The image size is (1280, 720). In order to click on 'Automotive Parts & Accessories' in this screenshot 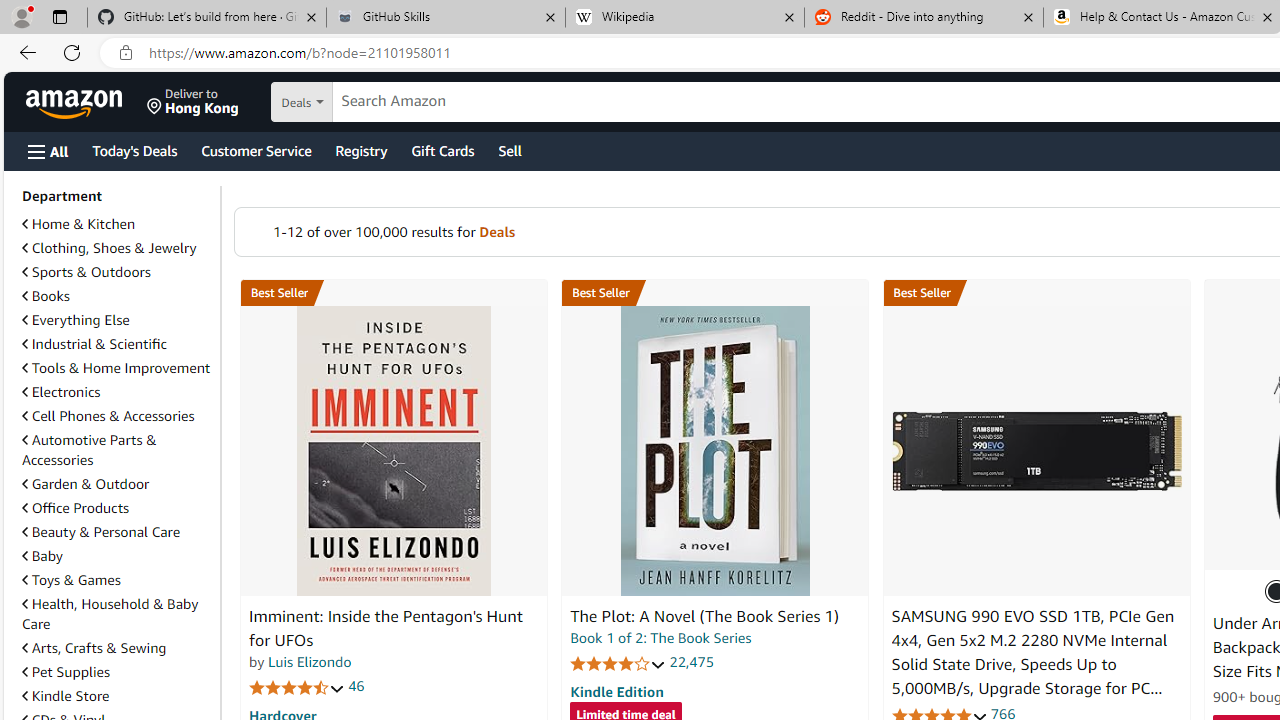, I will do `click(88, 450)`.